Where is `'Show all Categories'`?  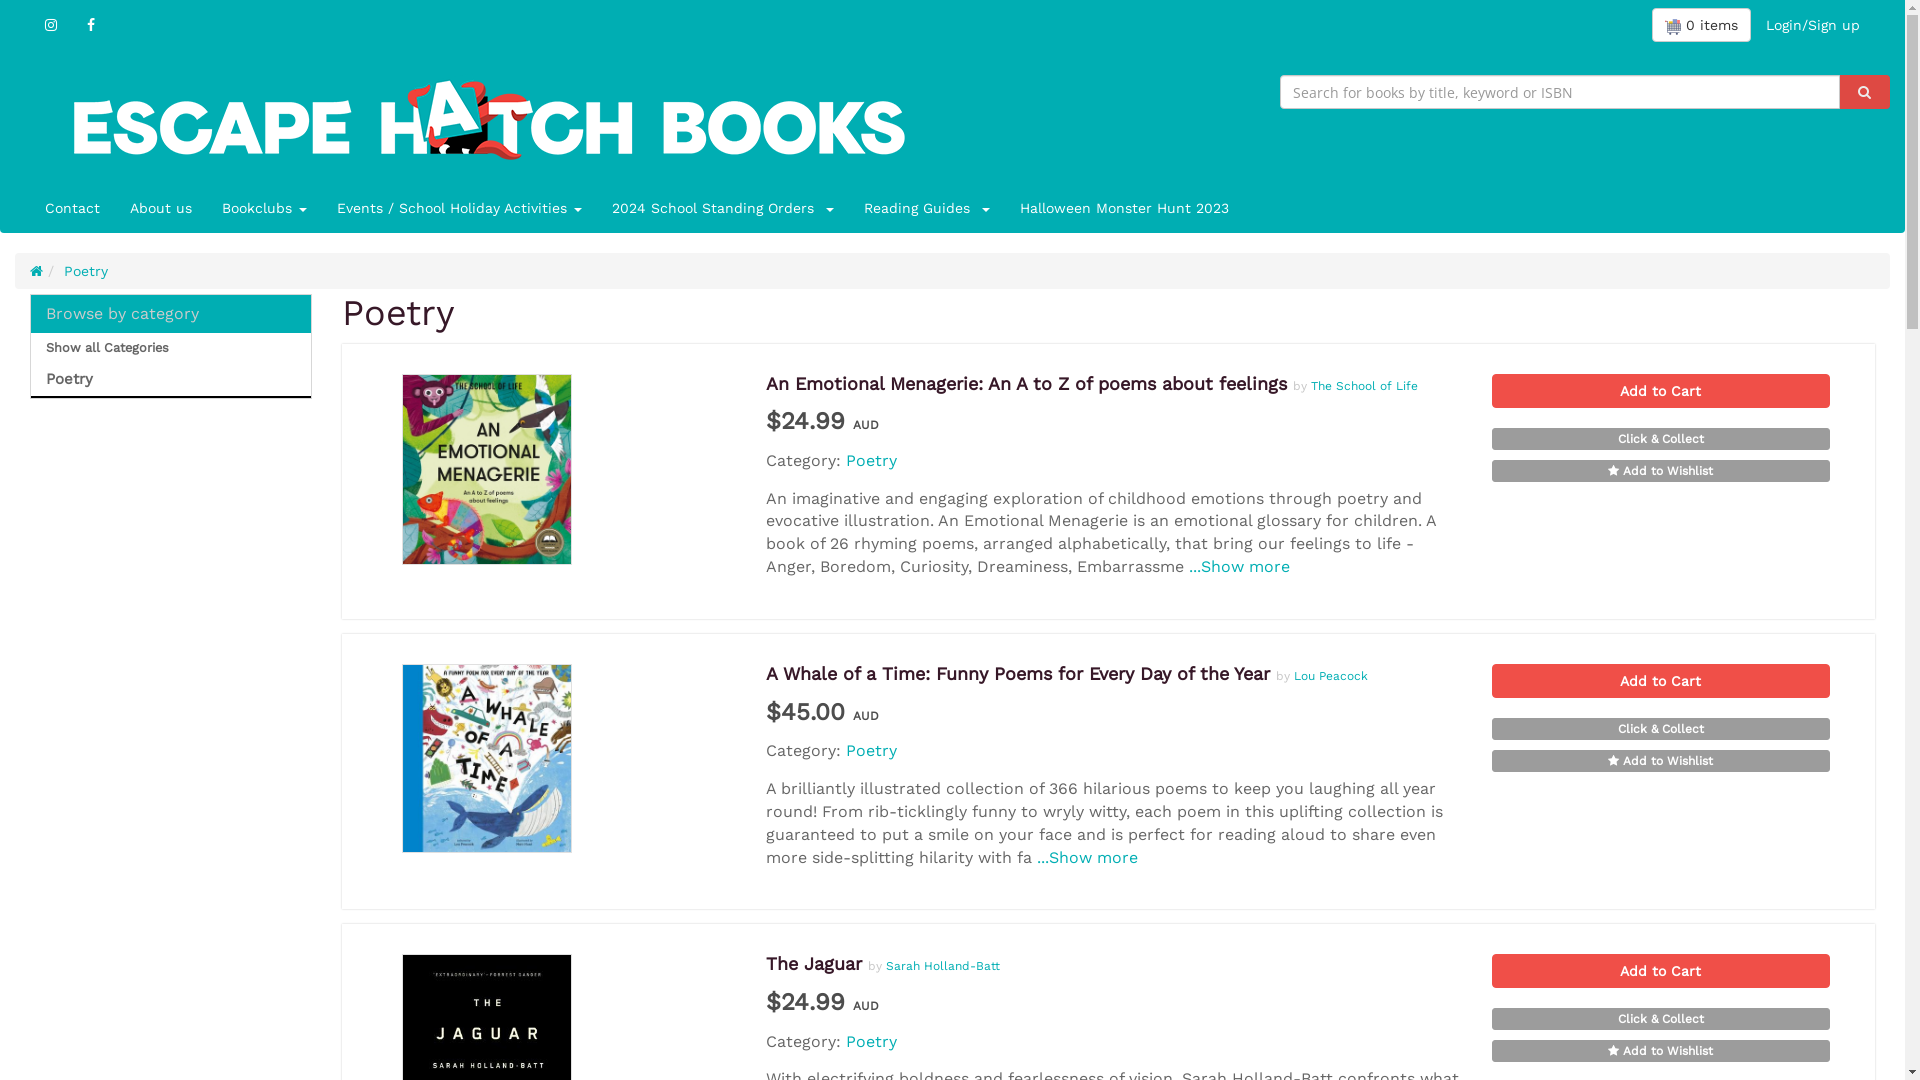
'Show all Categories' is located at coordinates (171, 346).